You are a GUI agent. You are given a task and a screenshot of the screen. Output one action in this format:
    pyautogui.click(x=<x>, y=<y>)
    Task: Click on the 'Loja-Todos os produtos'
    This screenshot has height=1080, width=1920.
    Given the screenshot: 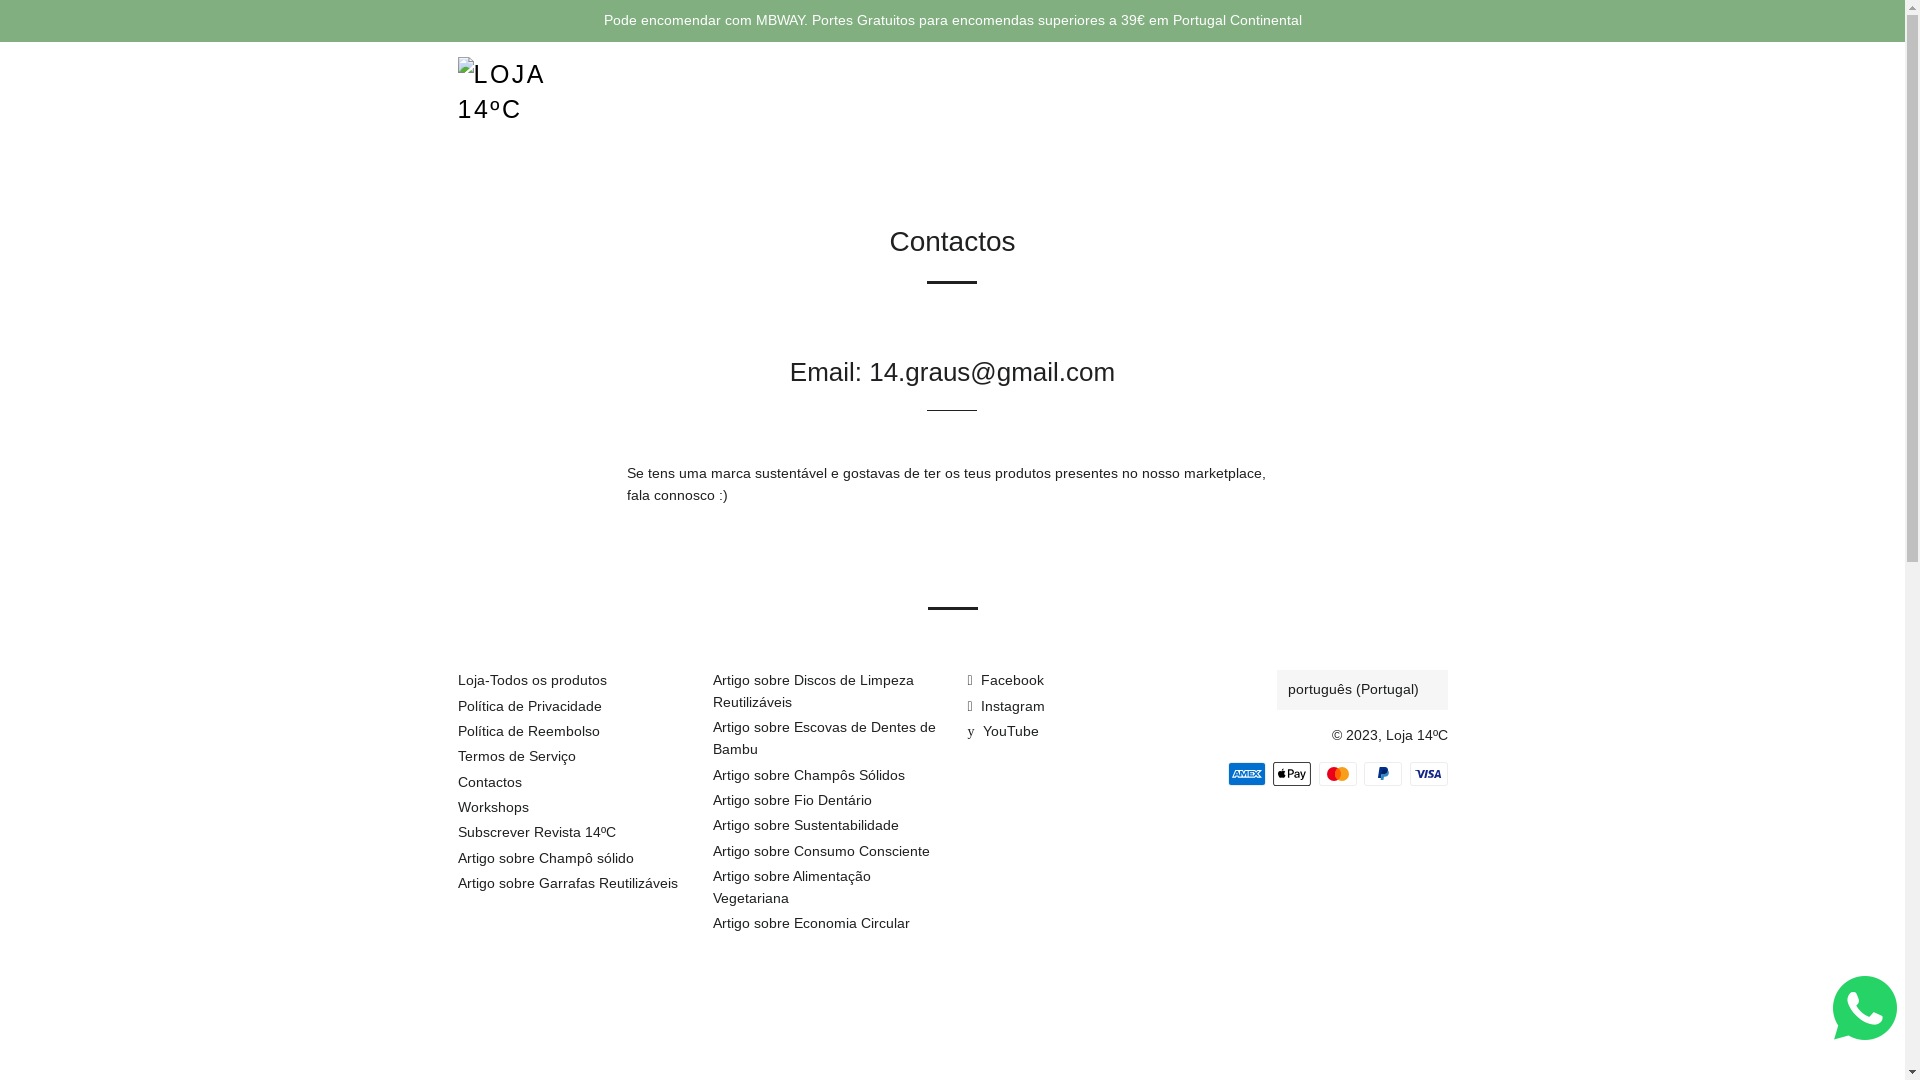 What is the action you would take?
    pyautogui.click(x=532, y=678)
    